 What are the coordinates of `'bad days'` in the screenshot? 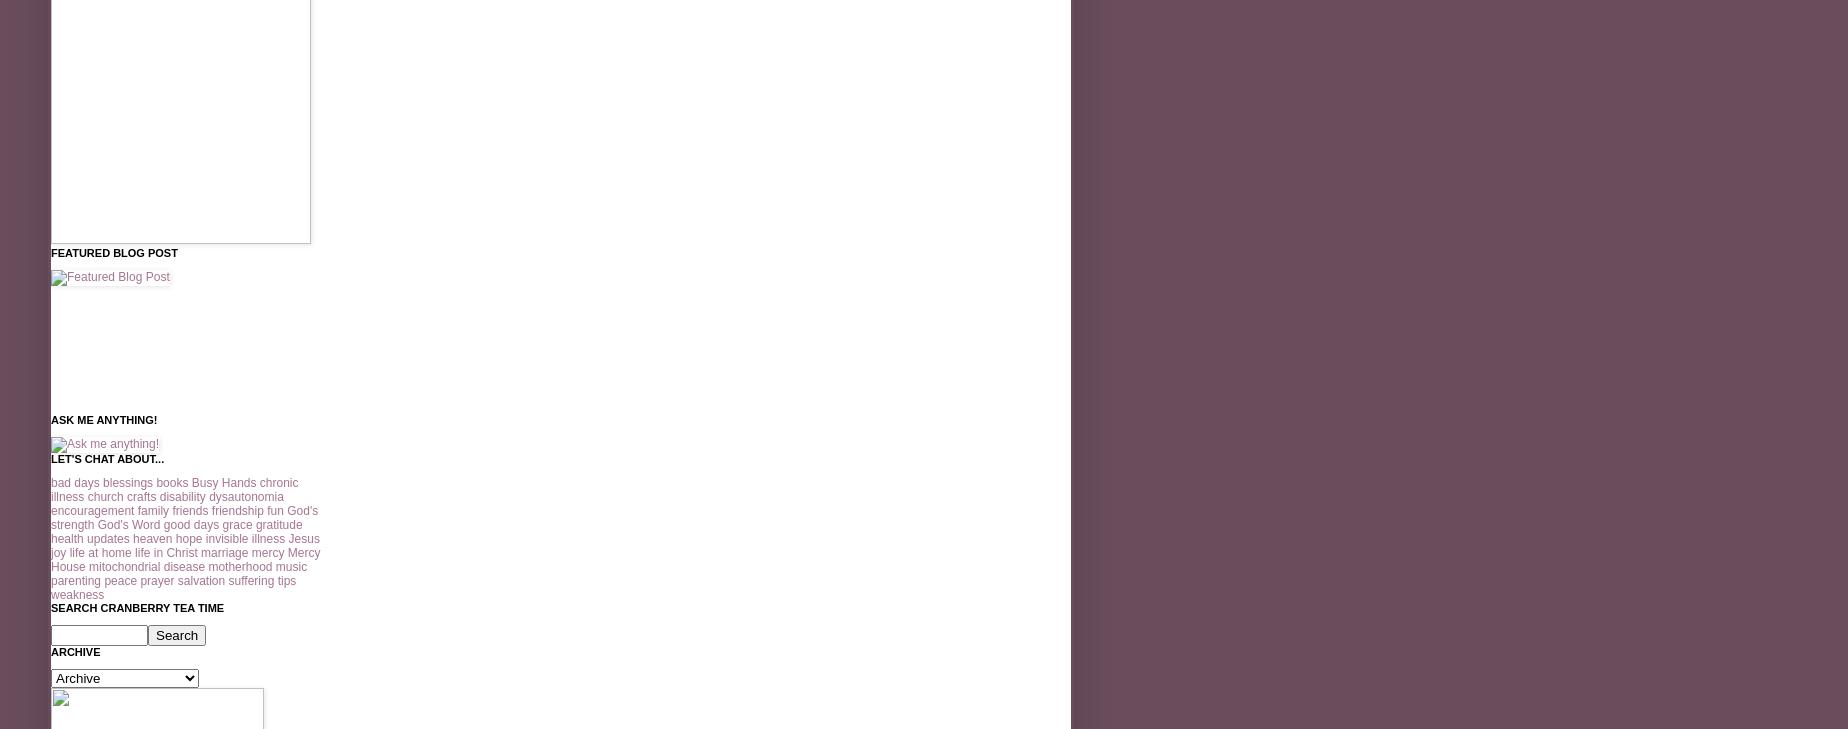 It's located at (75, 483).